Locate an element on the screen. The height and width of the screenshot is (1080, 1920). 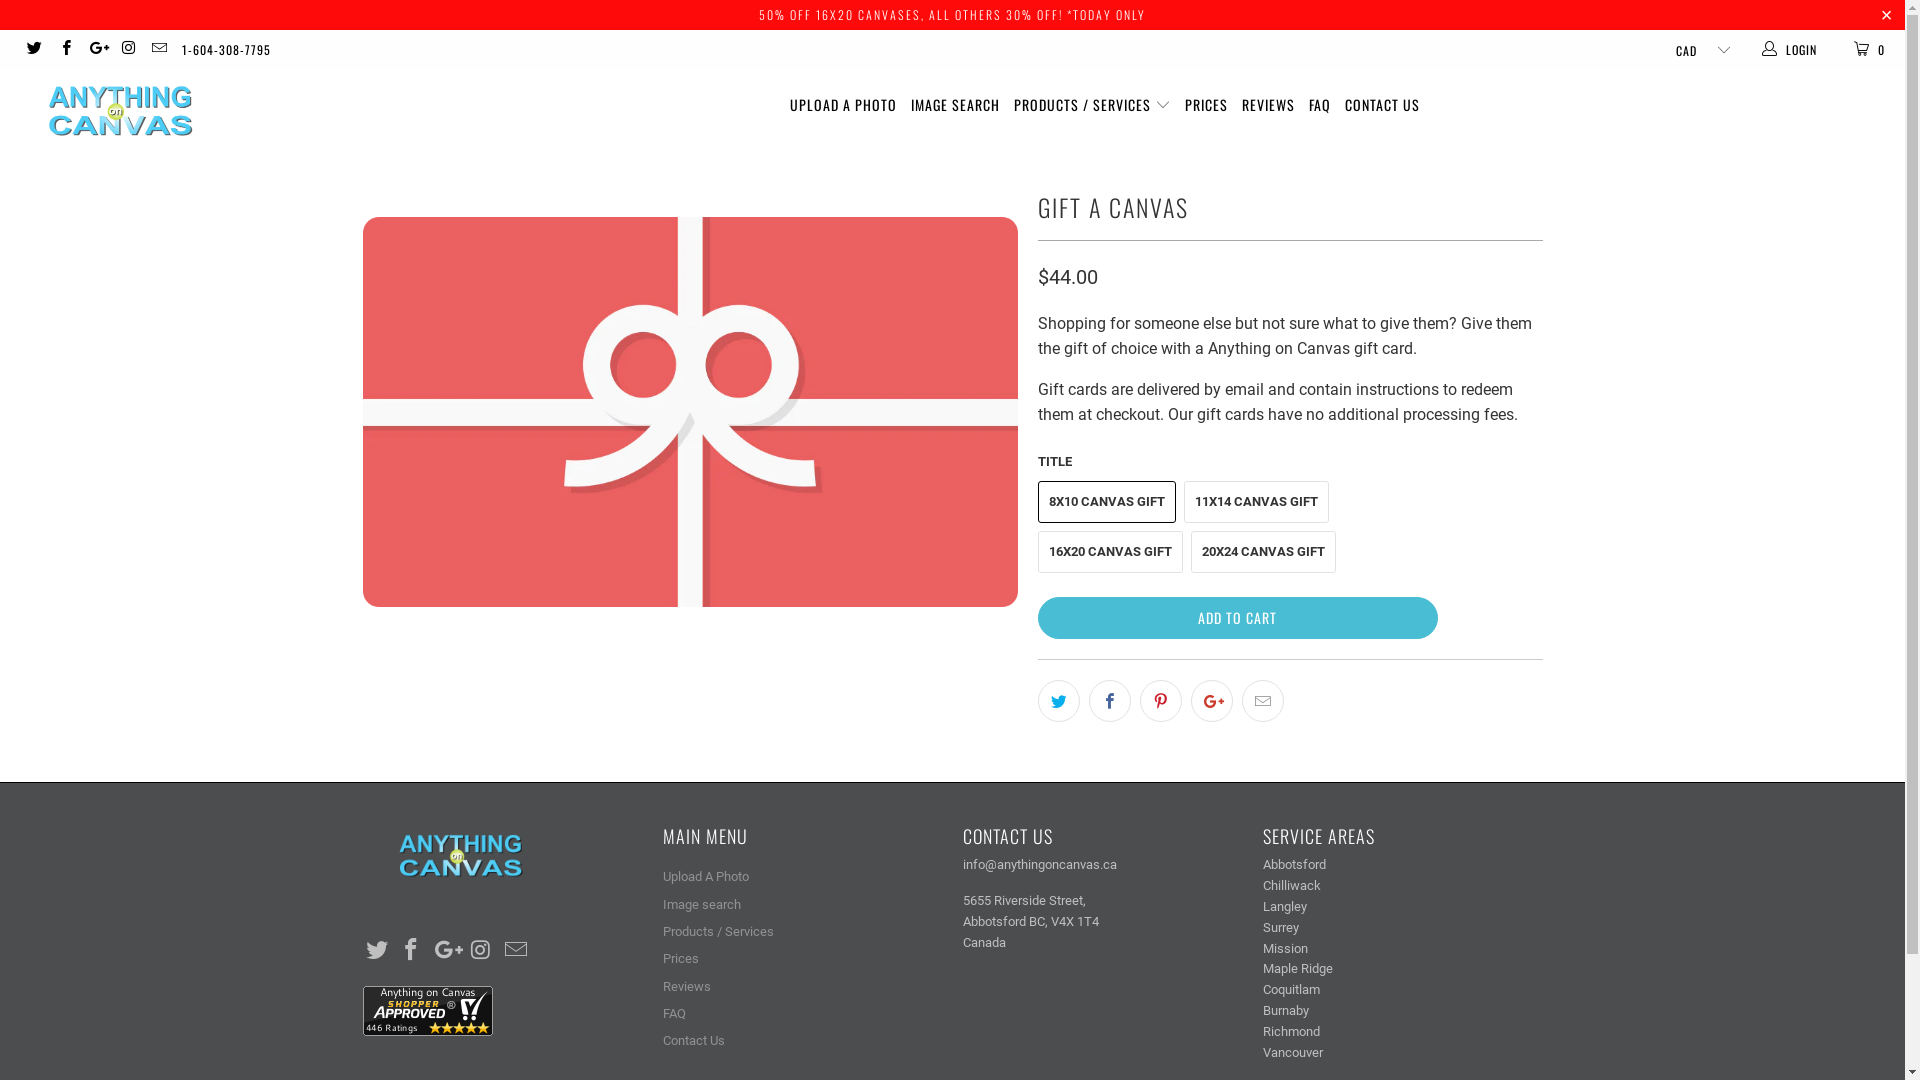
'Products / Services' is located at coordinates (717, 931).